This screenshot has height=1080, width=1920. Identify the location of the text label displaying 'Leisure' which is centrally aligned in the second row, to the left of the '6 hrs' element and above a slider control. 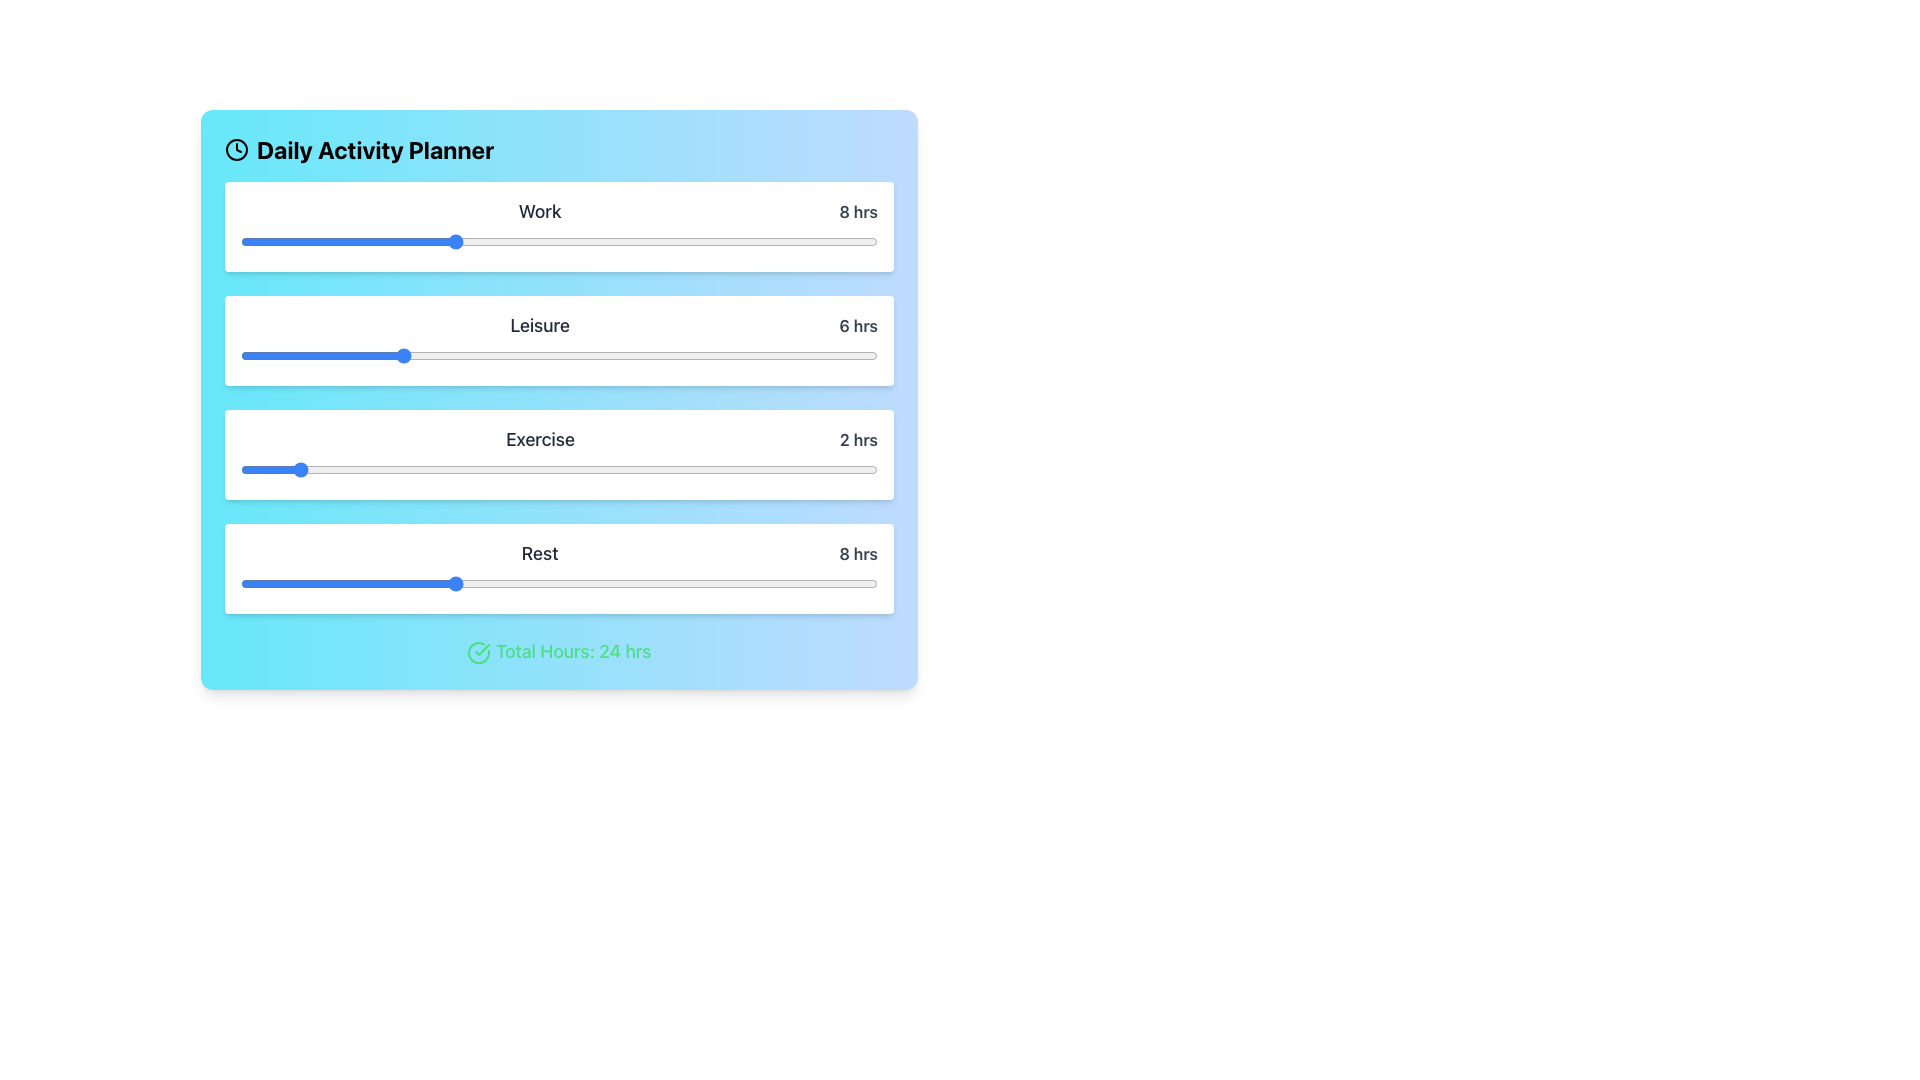
(540, 325).